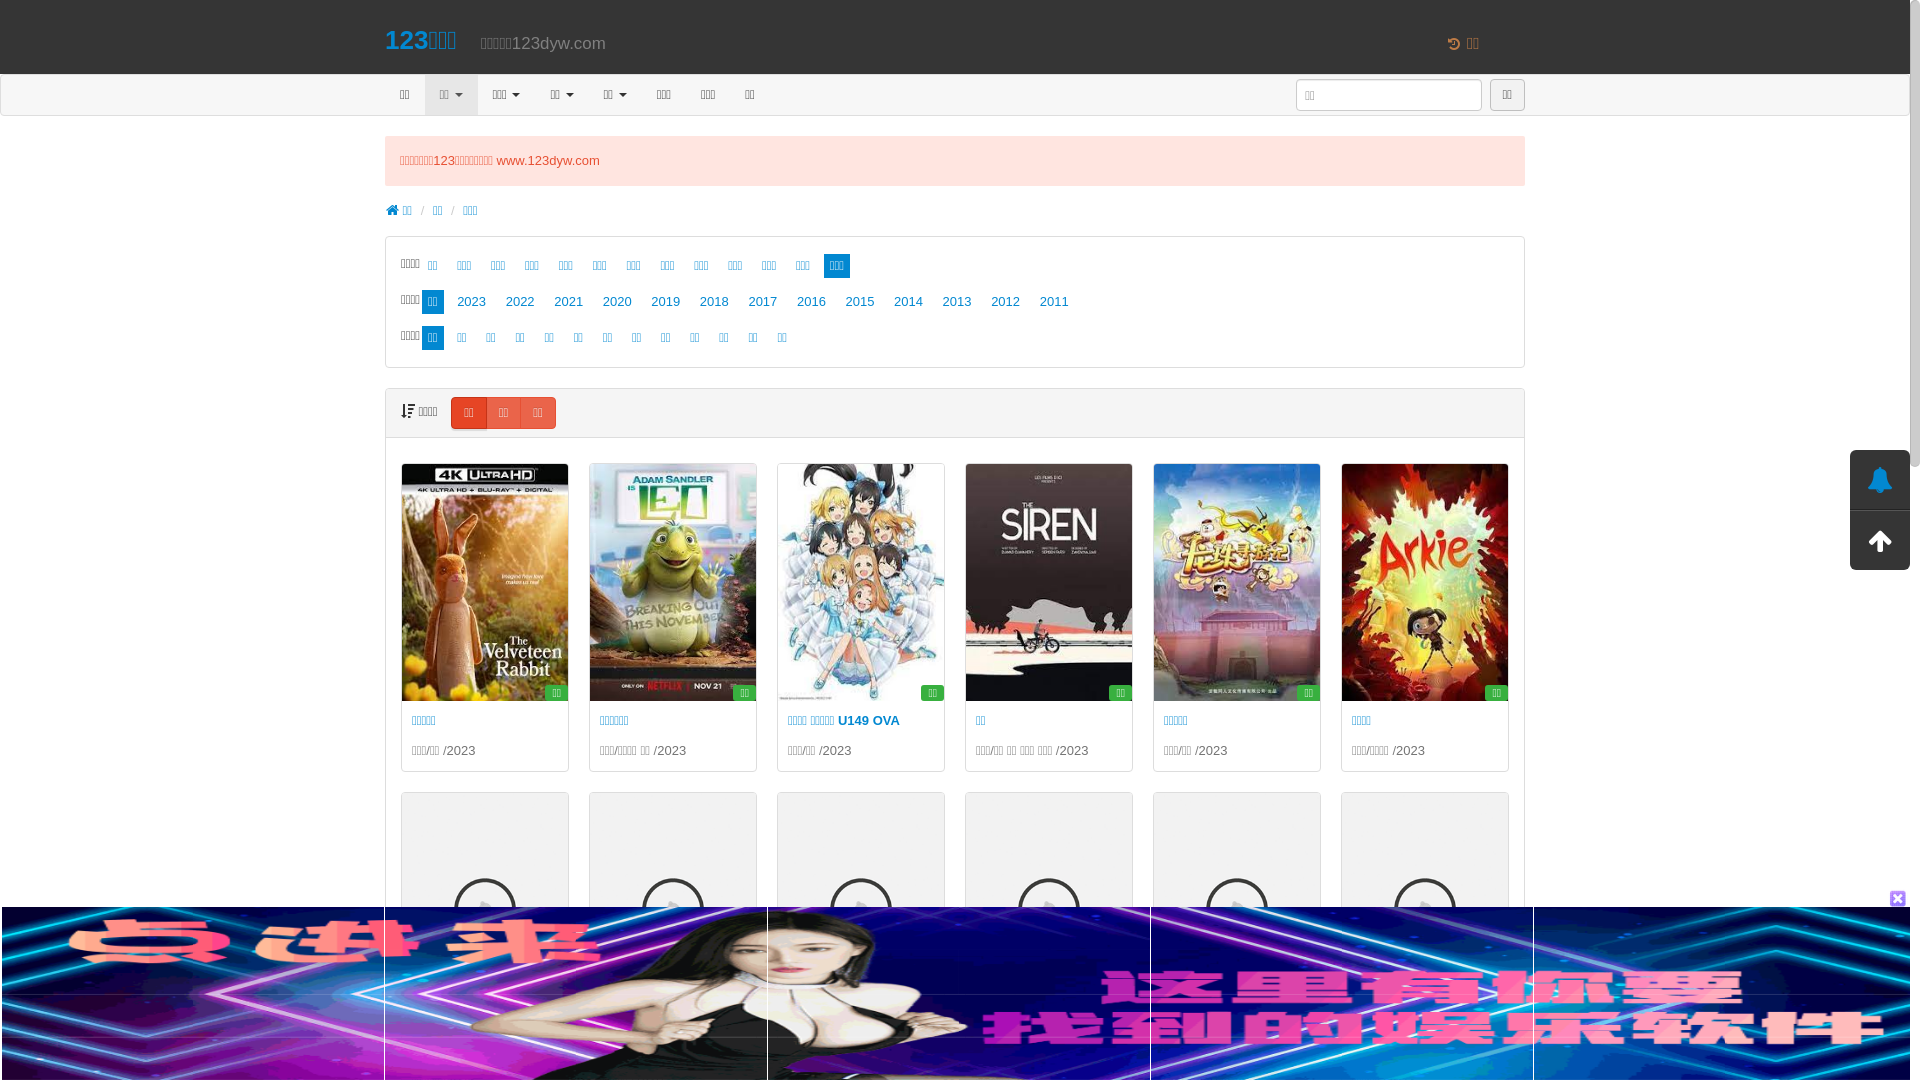 This screenshot has height=1080, width=1920. Describe the element at coordinates (567, 301) in the screenshot. I see `'2021'` at that location.